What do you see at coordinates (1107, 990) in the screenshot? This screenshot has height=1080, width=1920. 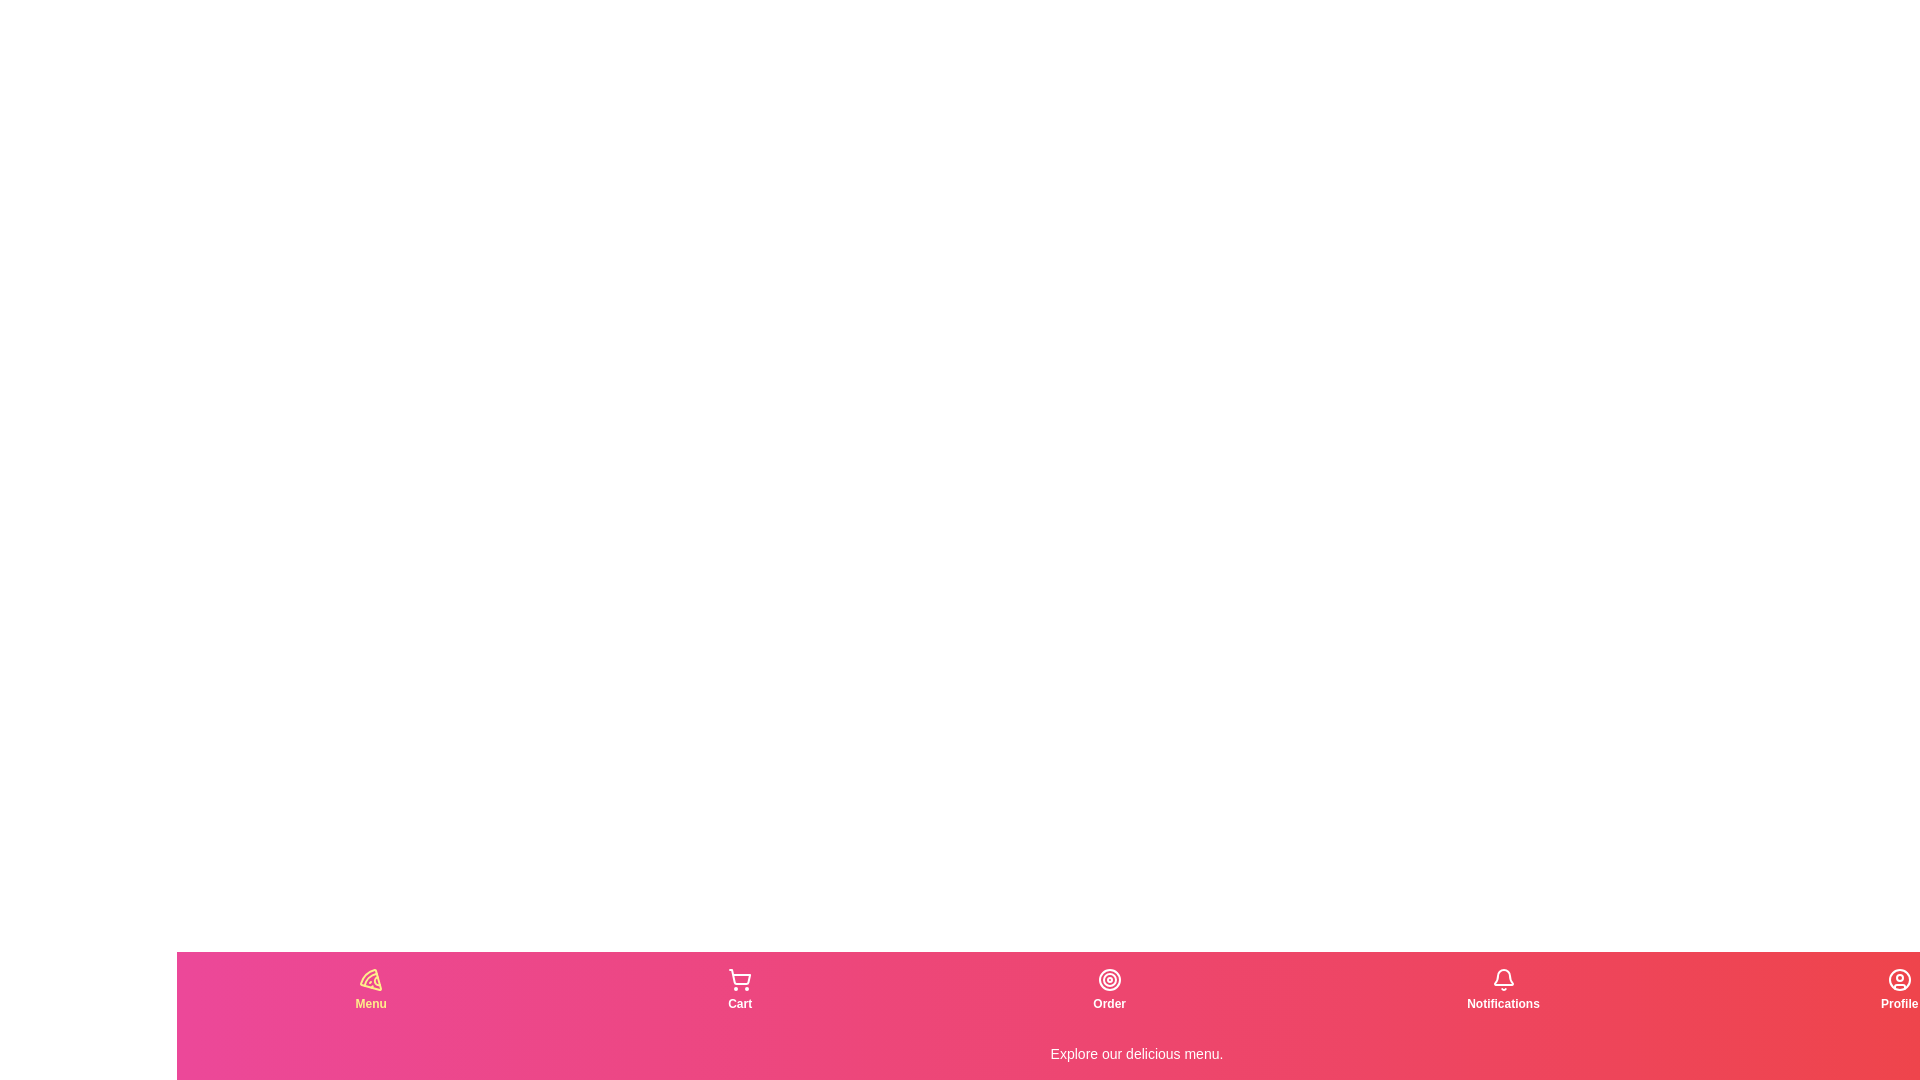 I see `the tab corresponding to Order` at bounding box center [1107, 990].